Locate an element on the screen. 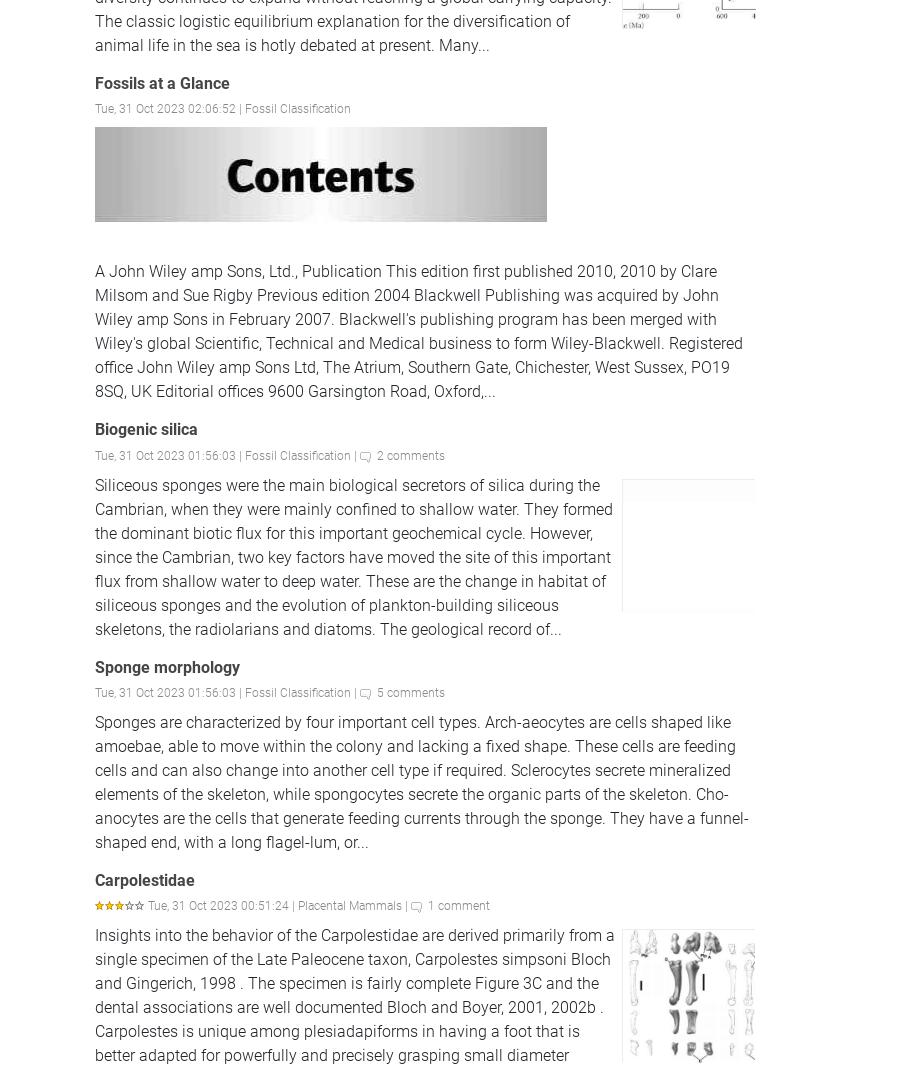 Image resolution: width=904 pixels, height=1072 pixels. 'Sponges are characterized by four important cell types. Arch-aeocytes are cells shaped like amoebae, able to move within the colony and lacking a fixed shape. These cells are feeding cells and can also change into another cell type if required. Sclerocytes secrete mineralized elements of the skeleton, while spongocytes secrete the organic parts of the skeleton. Cho-anocytes are the cells that generate feeding currents through the sponge. They have a funnel-shaped end, with a long flagel-lum, or...' is located at coordinates (95, 781).